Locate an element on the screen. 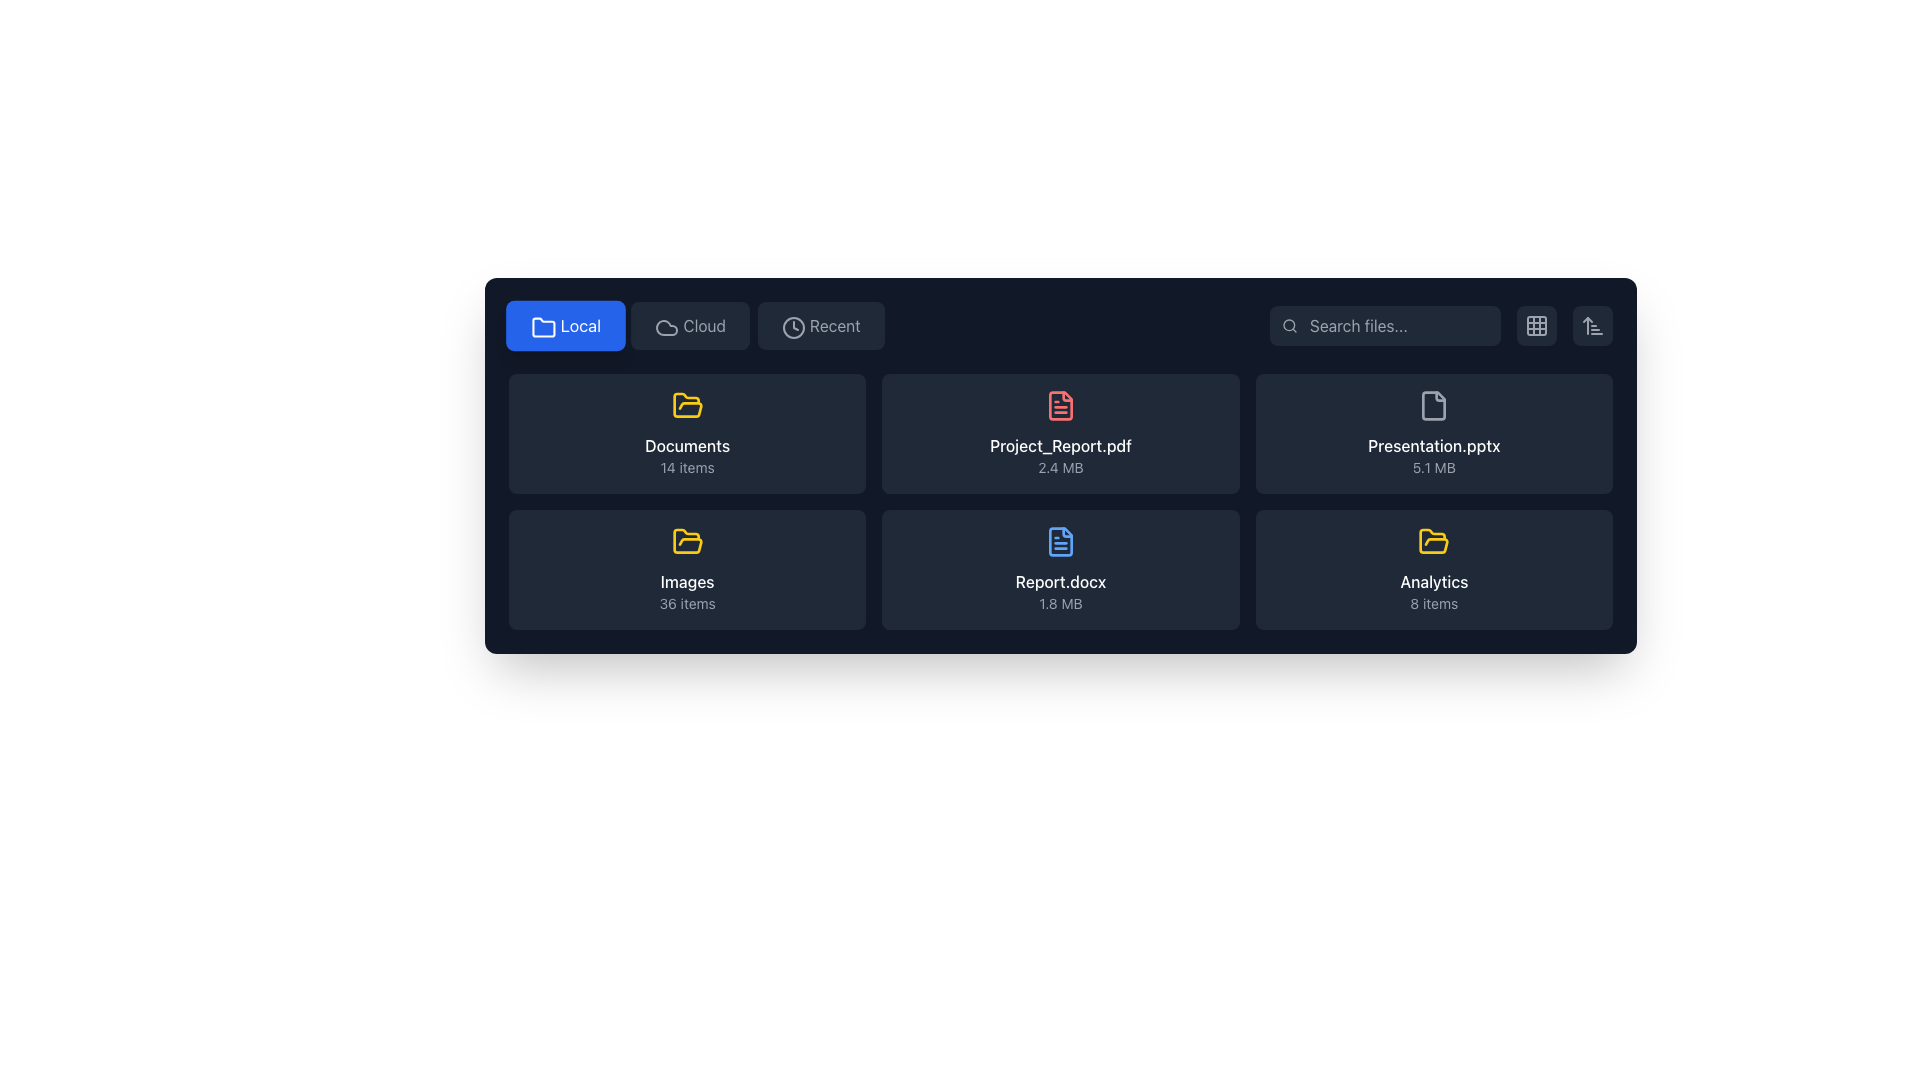 The height and width of the screenshot is (1080, 1920). the text label 'Project_Report.pdf' for accessibility by moving the cursor to its center is located at coordinates (1059, 445).